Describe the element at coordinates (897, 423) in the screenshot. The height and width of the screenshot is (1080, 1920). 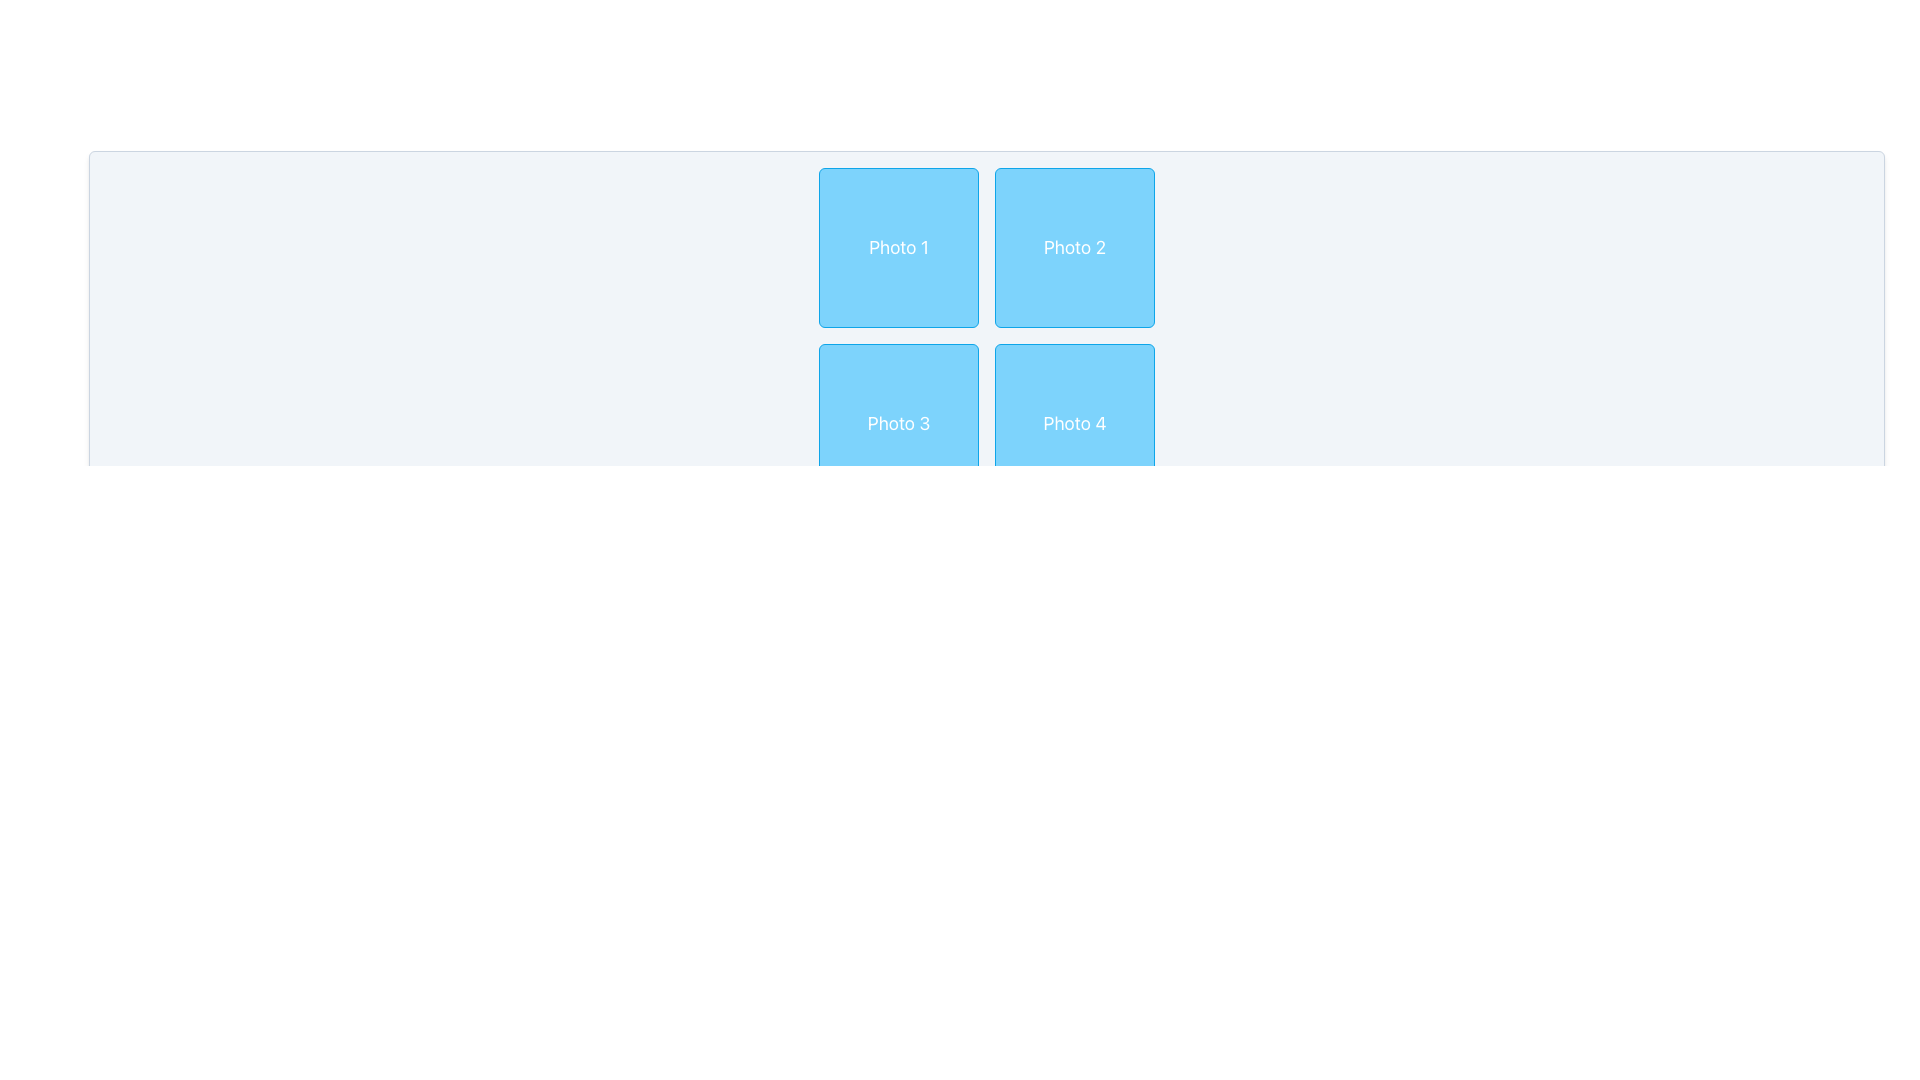
I see `the static label 'Photo 3' which is a square-shaped box with rounded corners, sky-blue background, white border, and centered text` at that location.